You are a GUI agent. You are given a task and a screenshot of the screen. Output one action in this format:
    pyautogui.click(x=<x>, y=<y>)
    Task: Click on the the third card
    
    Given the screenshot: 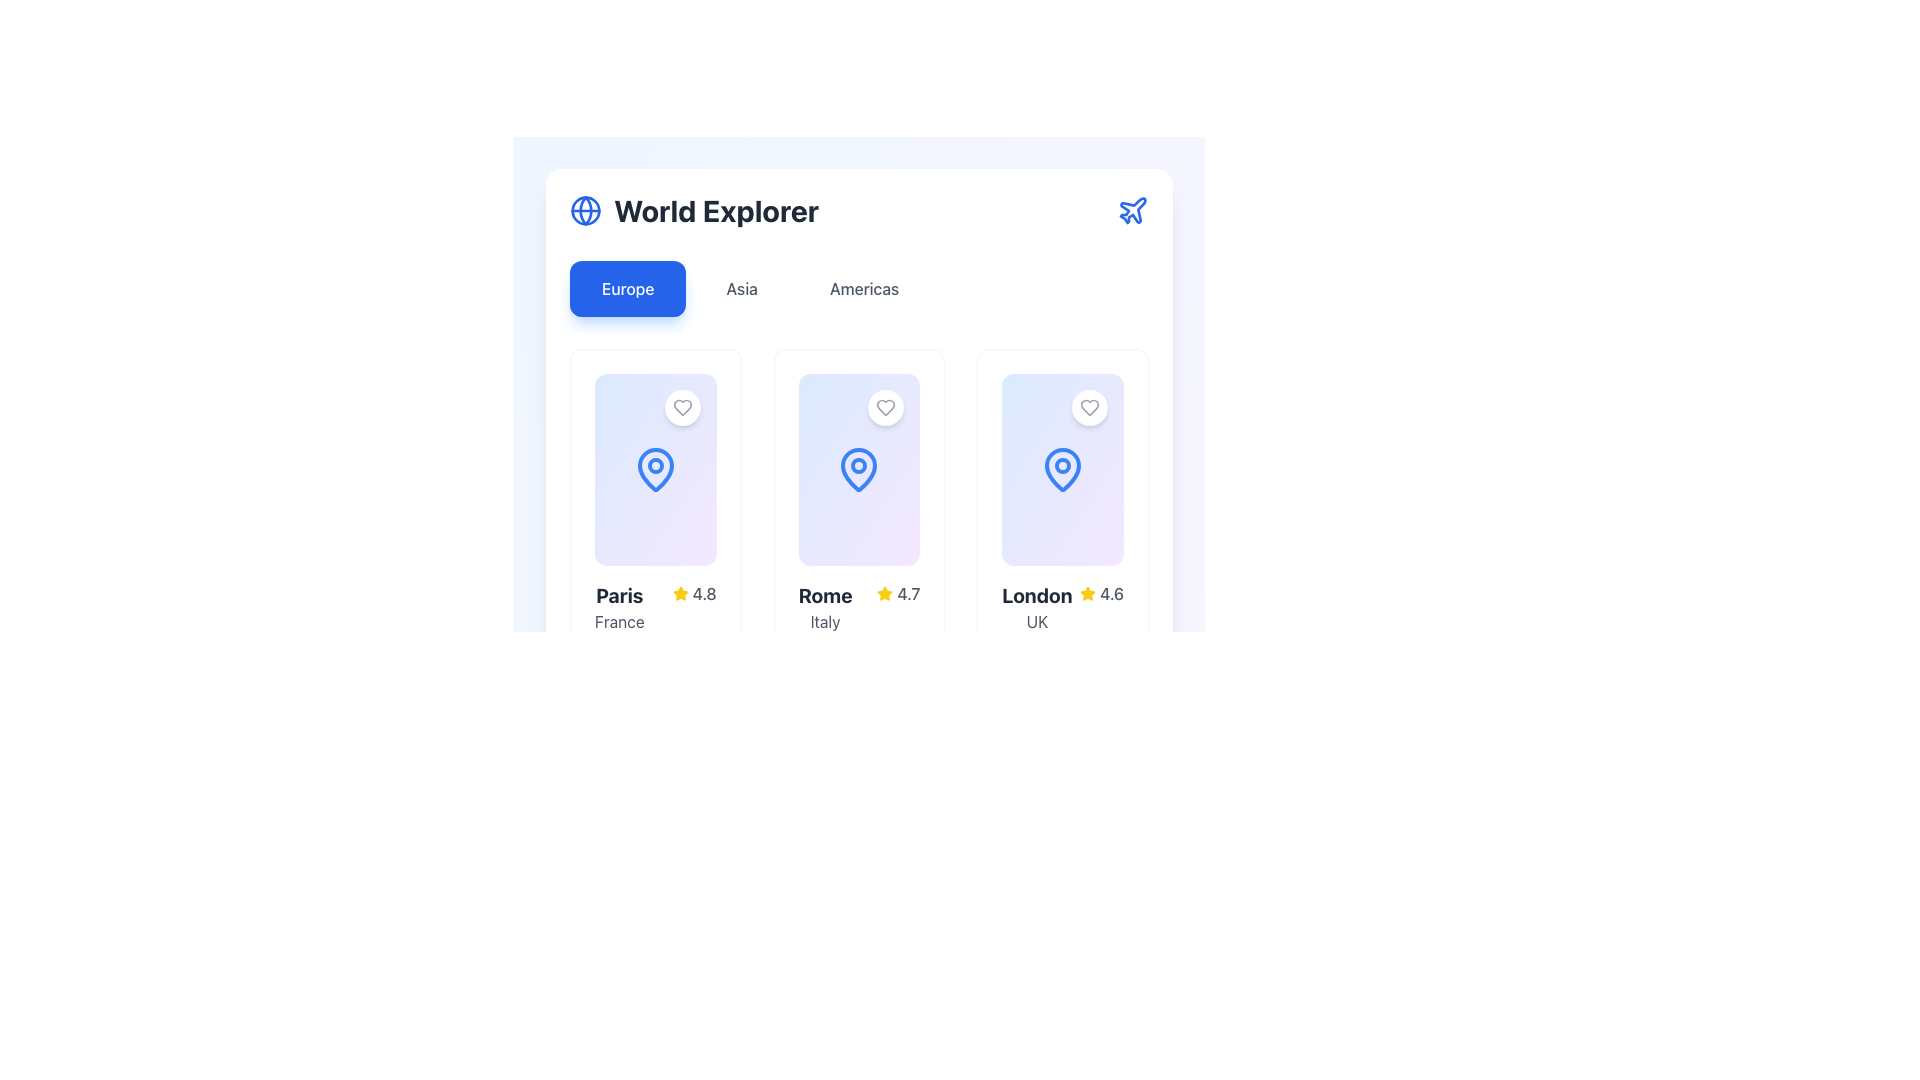 What is the action you would take?
    pyautogui.click(x=1061, y=470)
    